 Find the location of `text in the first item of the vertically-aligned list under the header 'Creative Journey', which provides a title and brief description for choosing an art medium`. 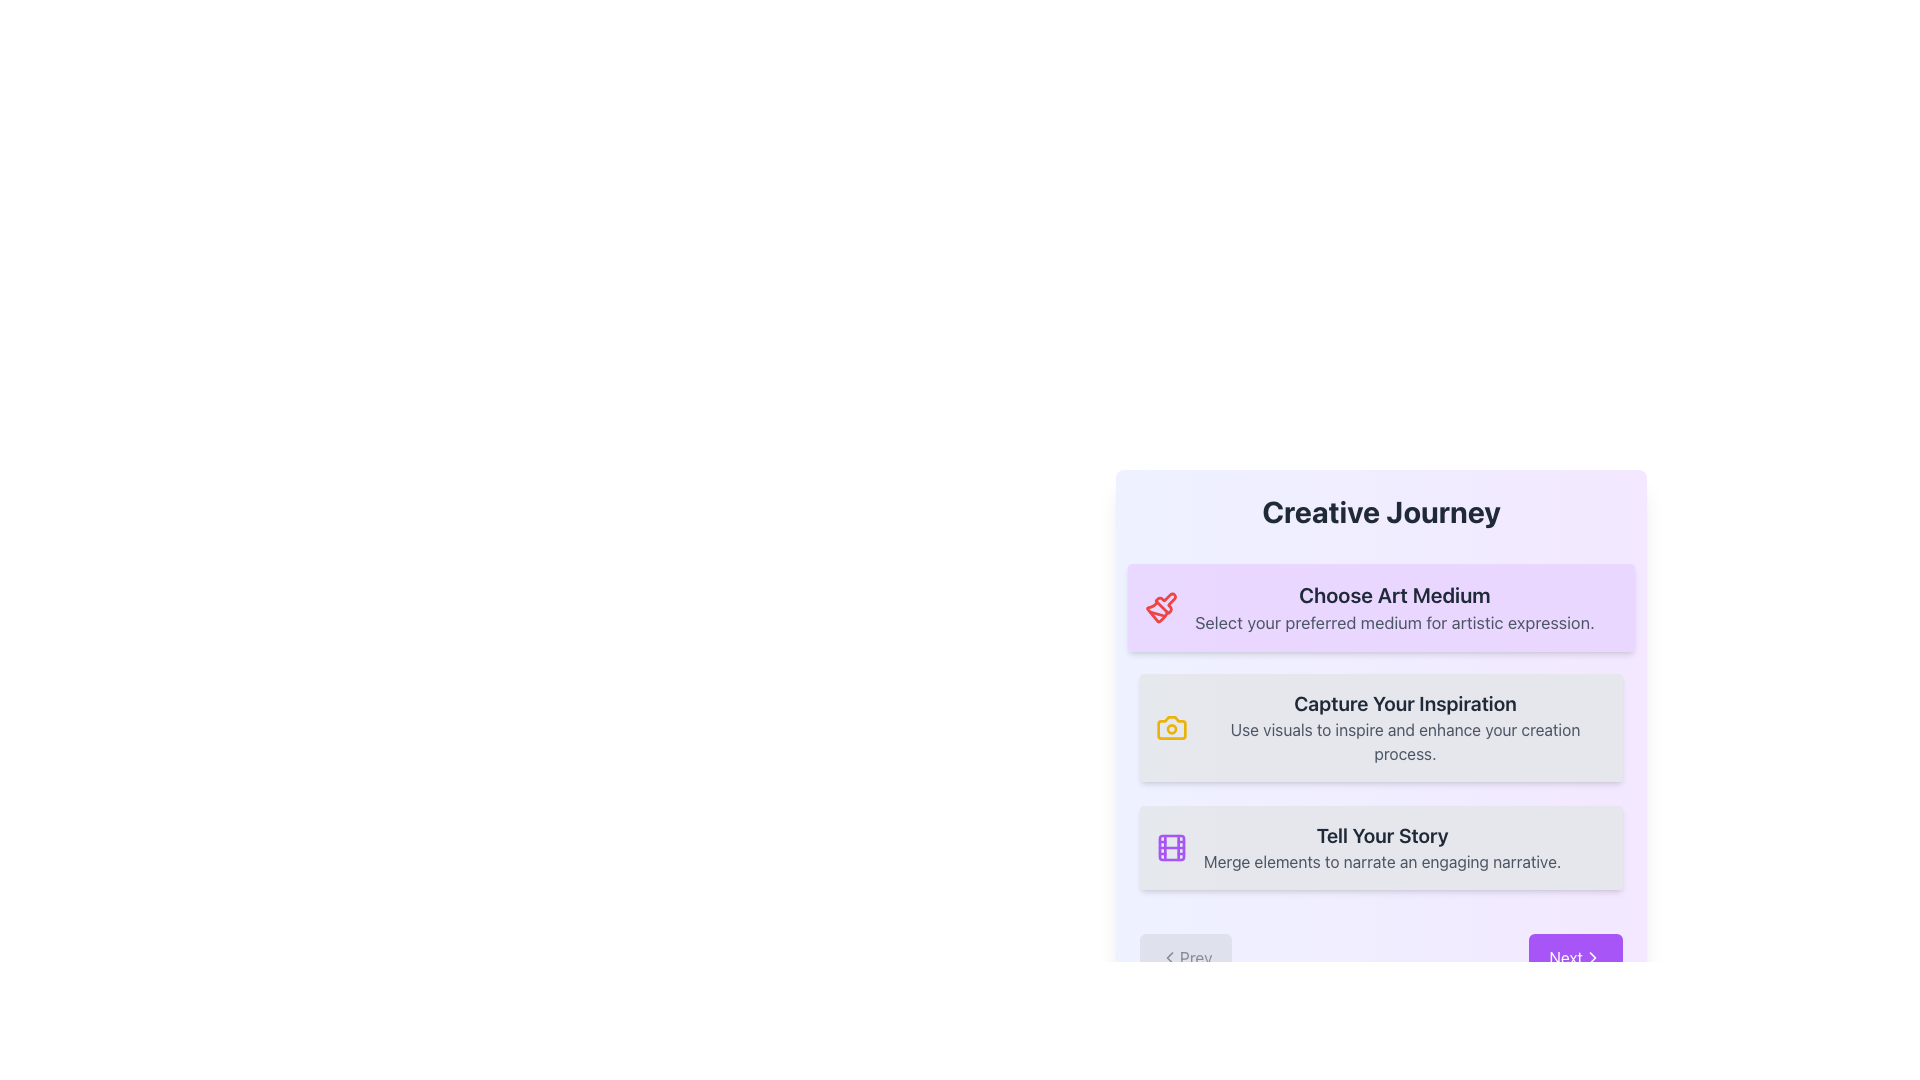

text in the first item of the vertically-aligned list under the header 'Creative Journey', which provides a title and brief description for choosing an art medium is located at coordinates (1393, 607).